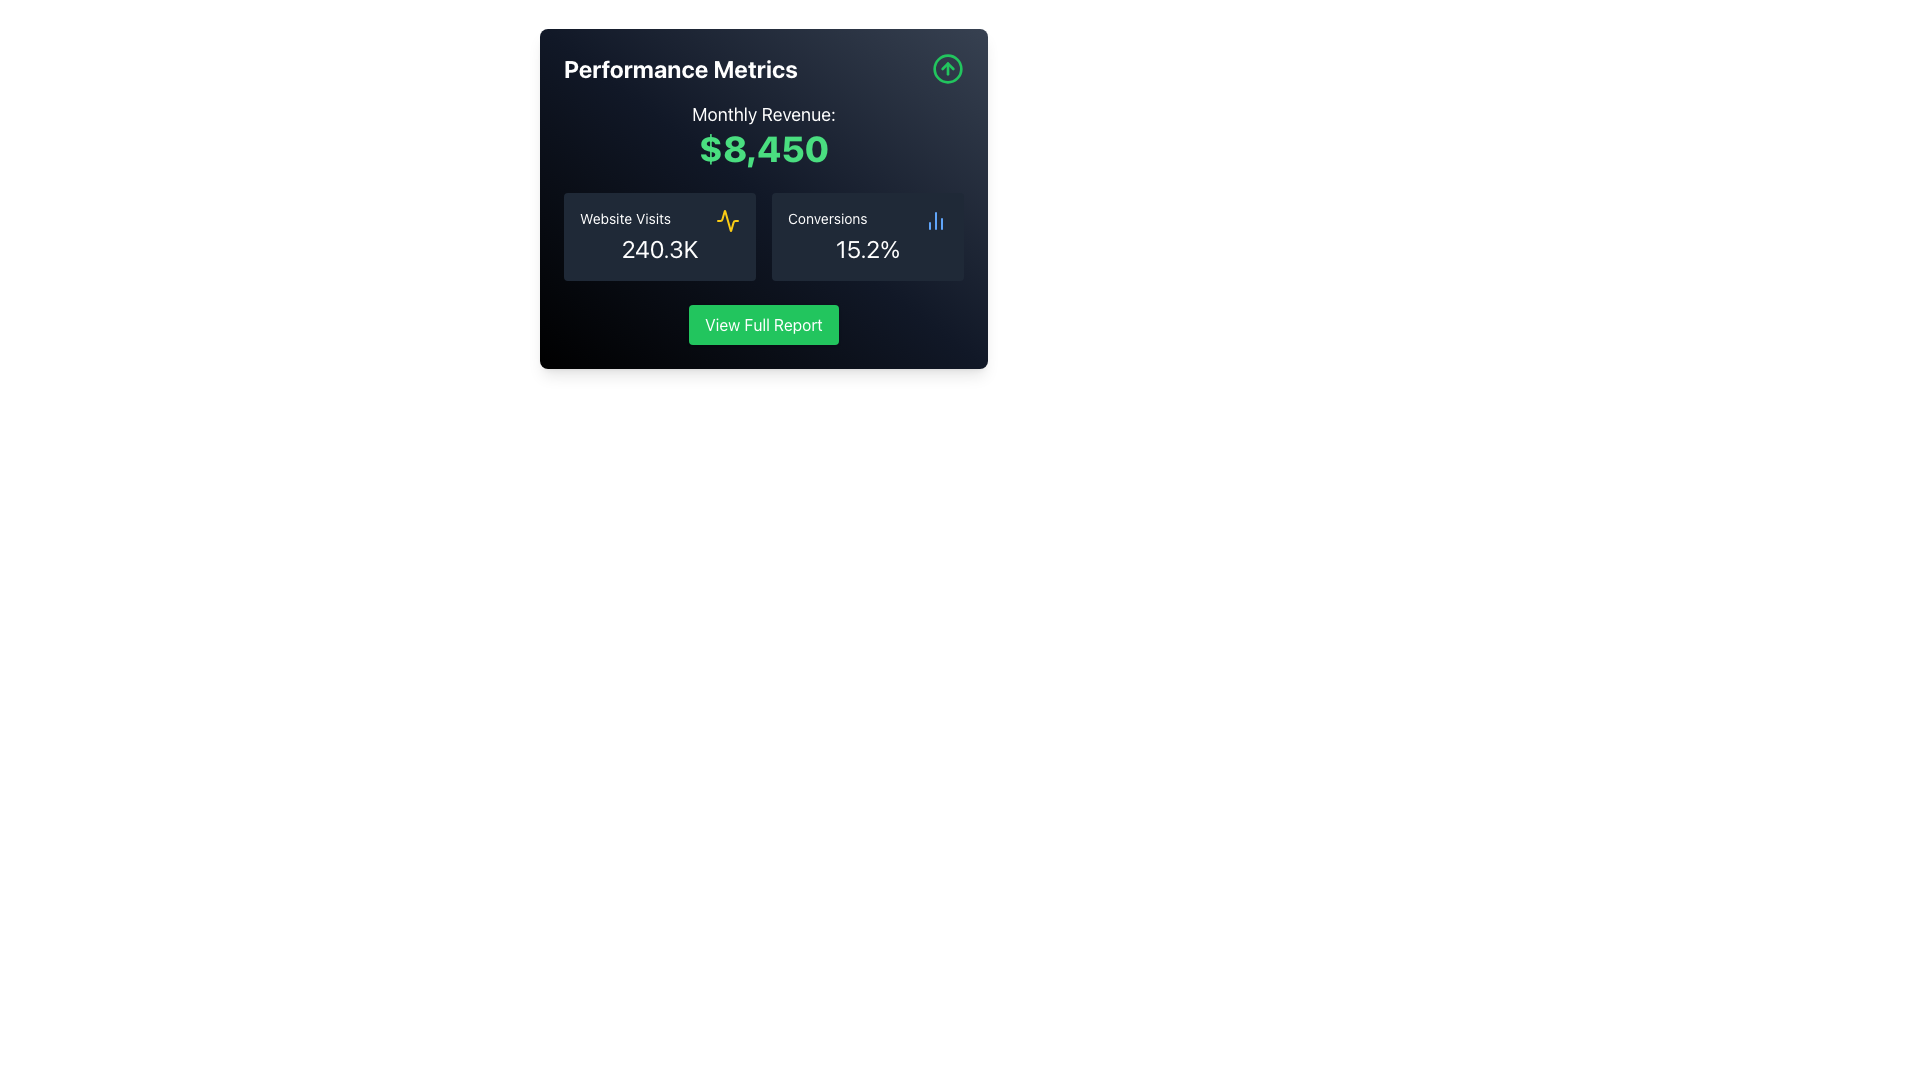 Image resolution: width=1920 pixels, height=1080 pixels. I want to click on the text label displaying 'Conversions' that is aligned to the left of a chart icon within a card-like component, so click(827, 220).